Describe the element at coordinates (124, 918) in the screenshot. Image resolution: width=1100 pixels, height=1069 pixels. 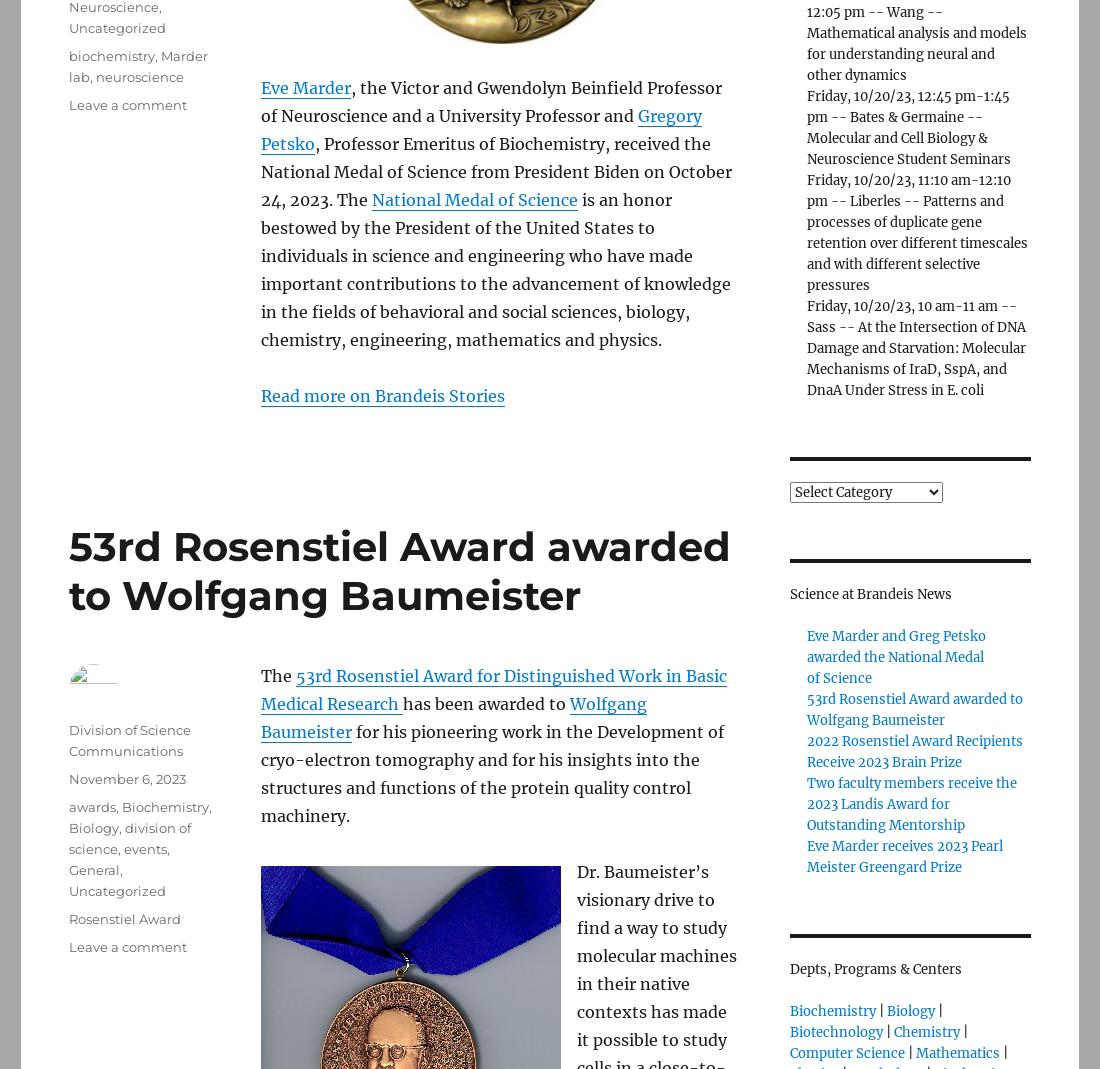
I see `'Rosenstiel Award'` at that location.